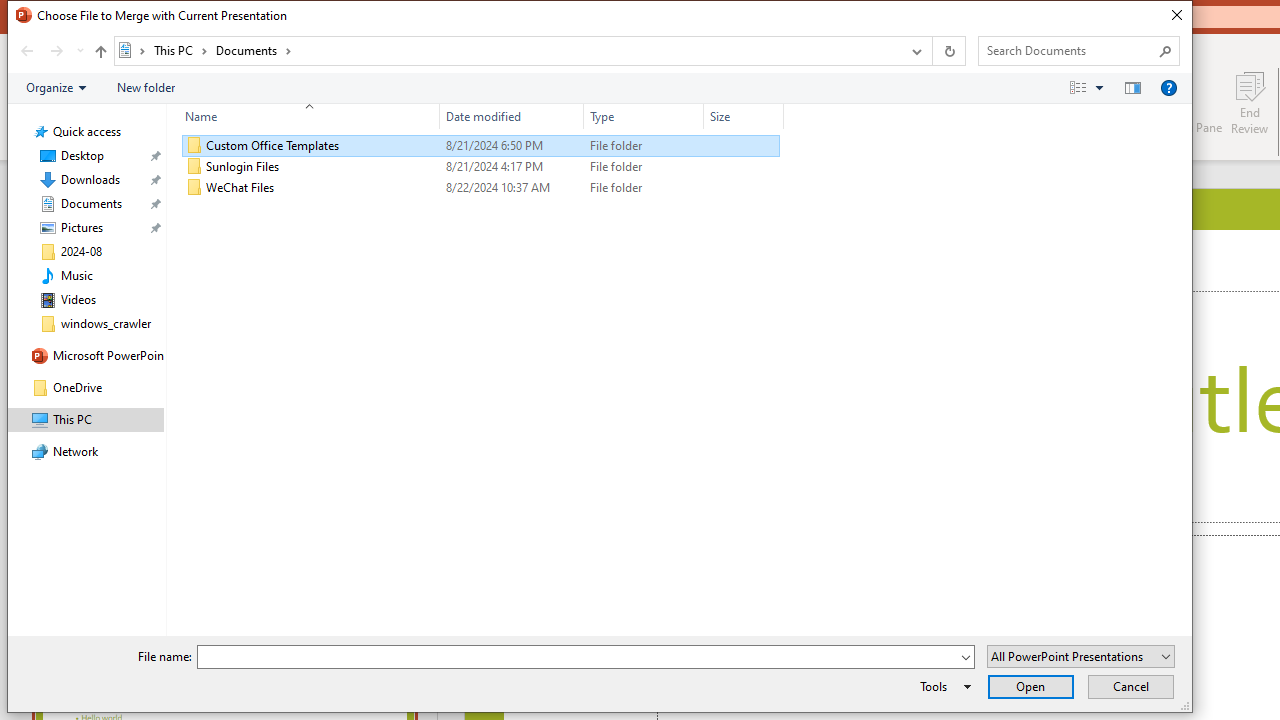  I want to click on 'End Review', so click(1248, 103).